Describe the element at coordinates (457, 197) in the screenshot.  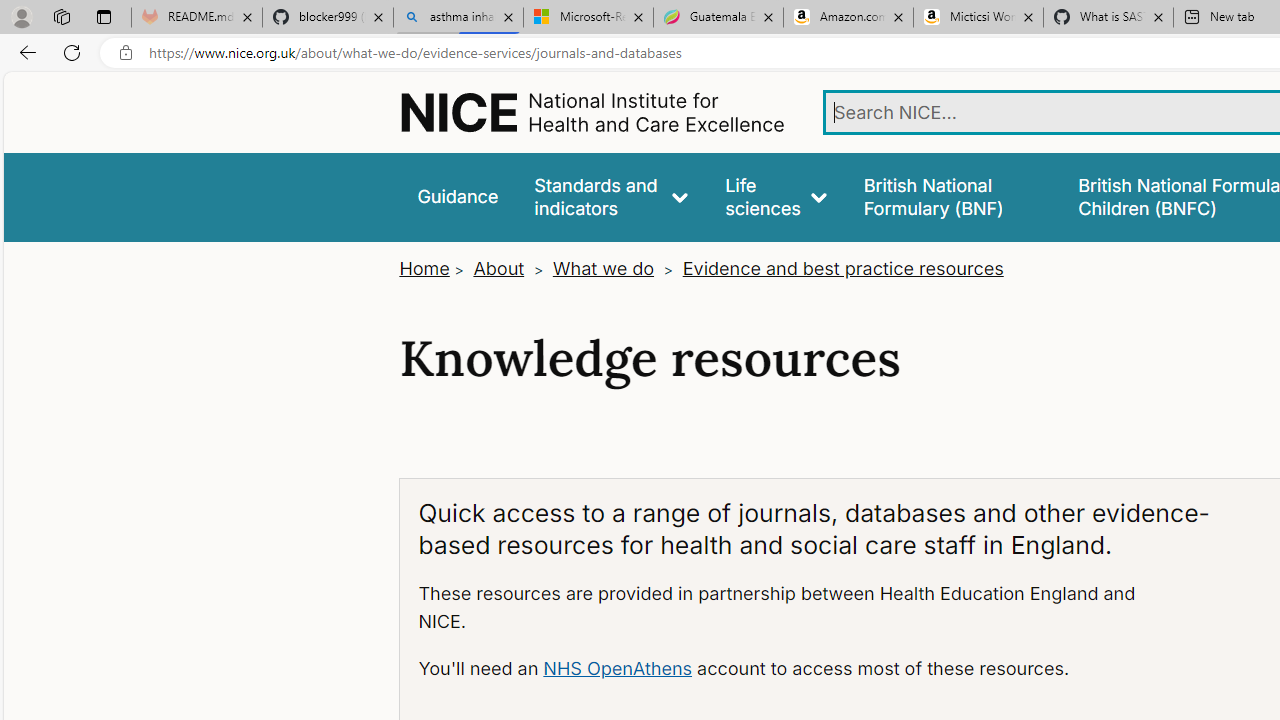
I see `'Guidance'` at that location.